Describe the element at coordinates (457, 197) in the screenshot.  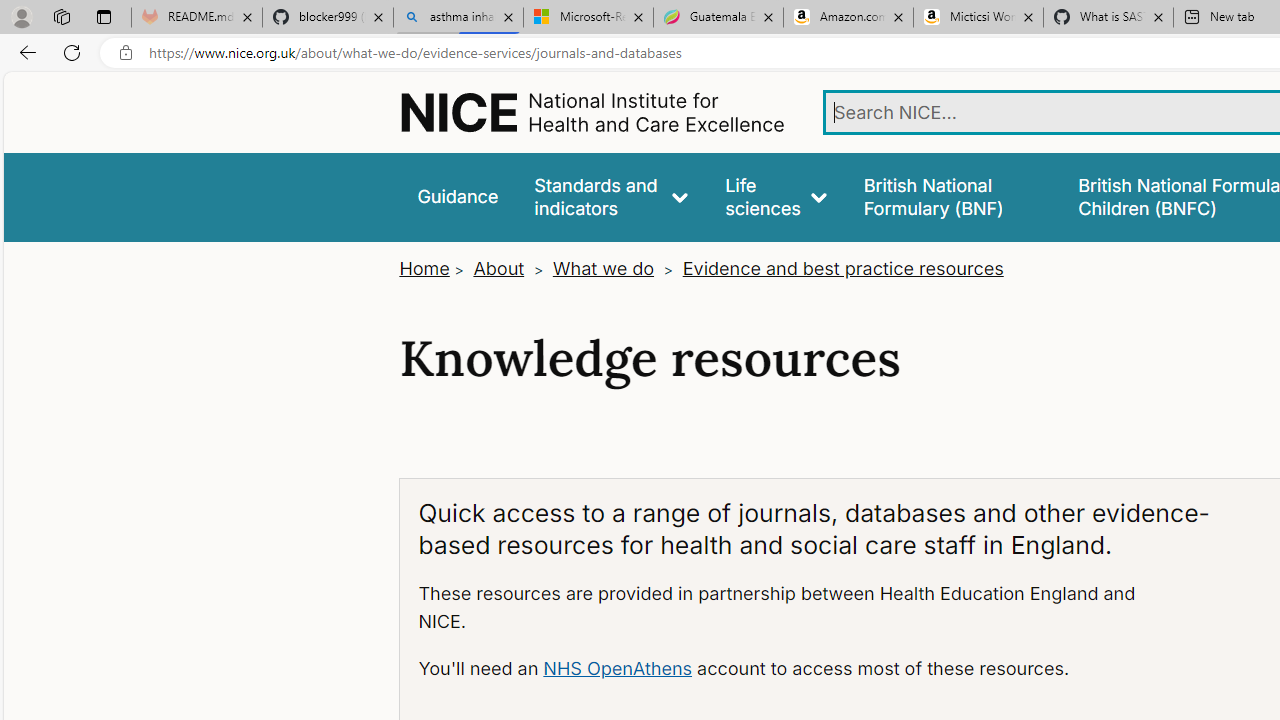
I see `'Guidance'` at that location.